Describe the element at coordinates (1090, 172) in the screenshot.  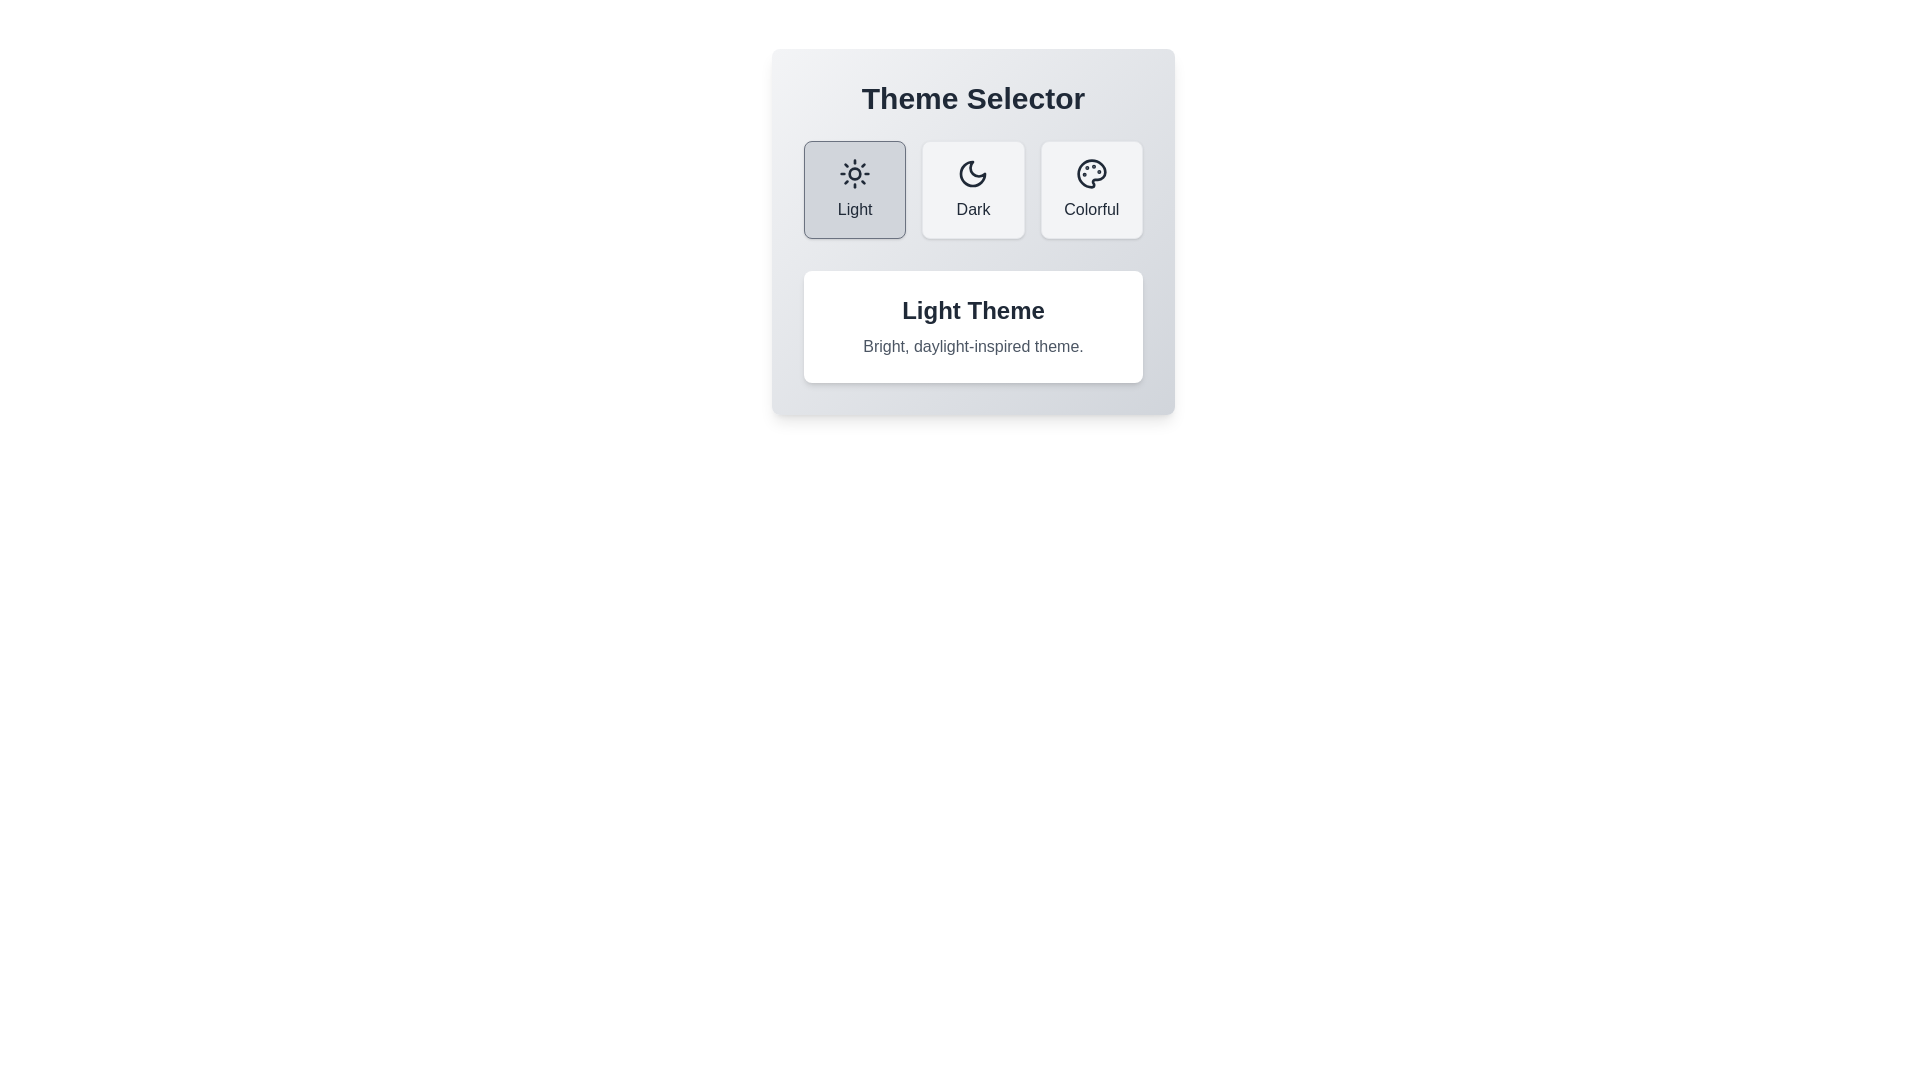
I see `the 'Colorful' theme icon located at the top-right corner of the theme selector interface, adjacent to the 'Dark' theme button` at that location.